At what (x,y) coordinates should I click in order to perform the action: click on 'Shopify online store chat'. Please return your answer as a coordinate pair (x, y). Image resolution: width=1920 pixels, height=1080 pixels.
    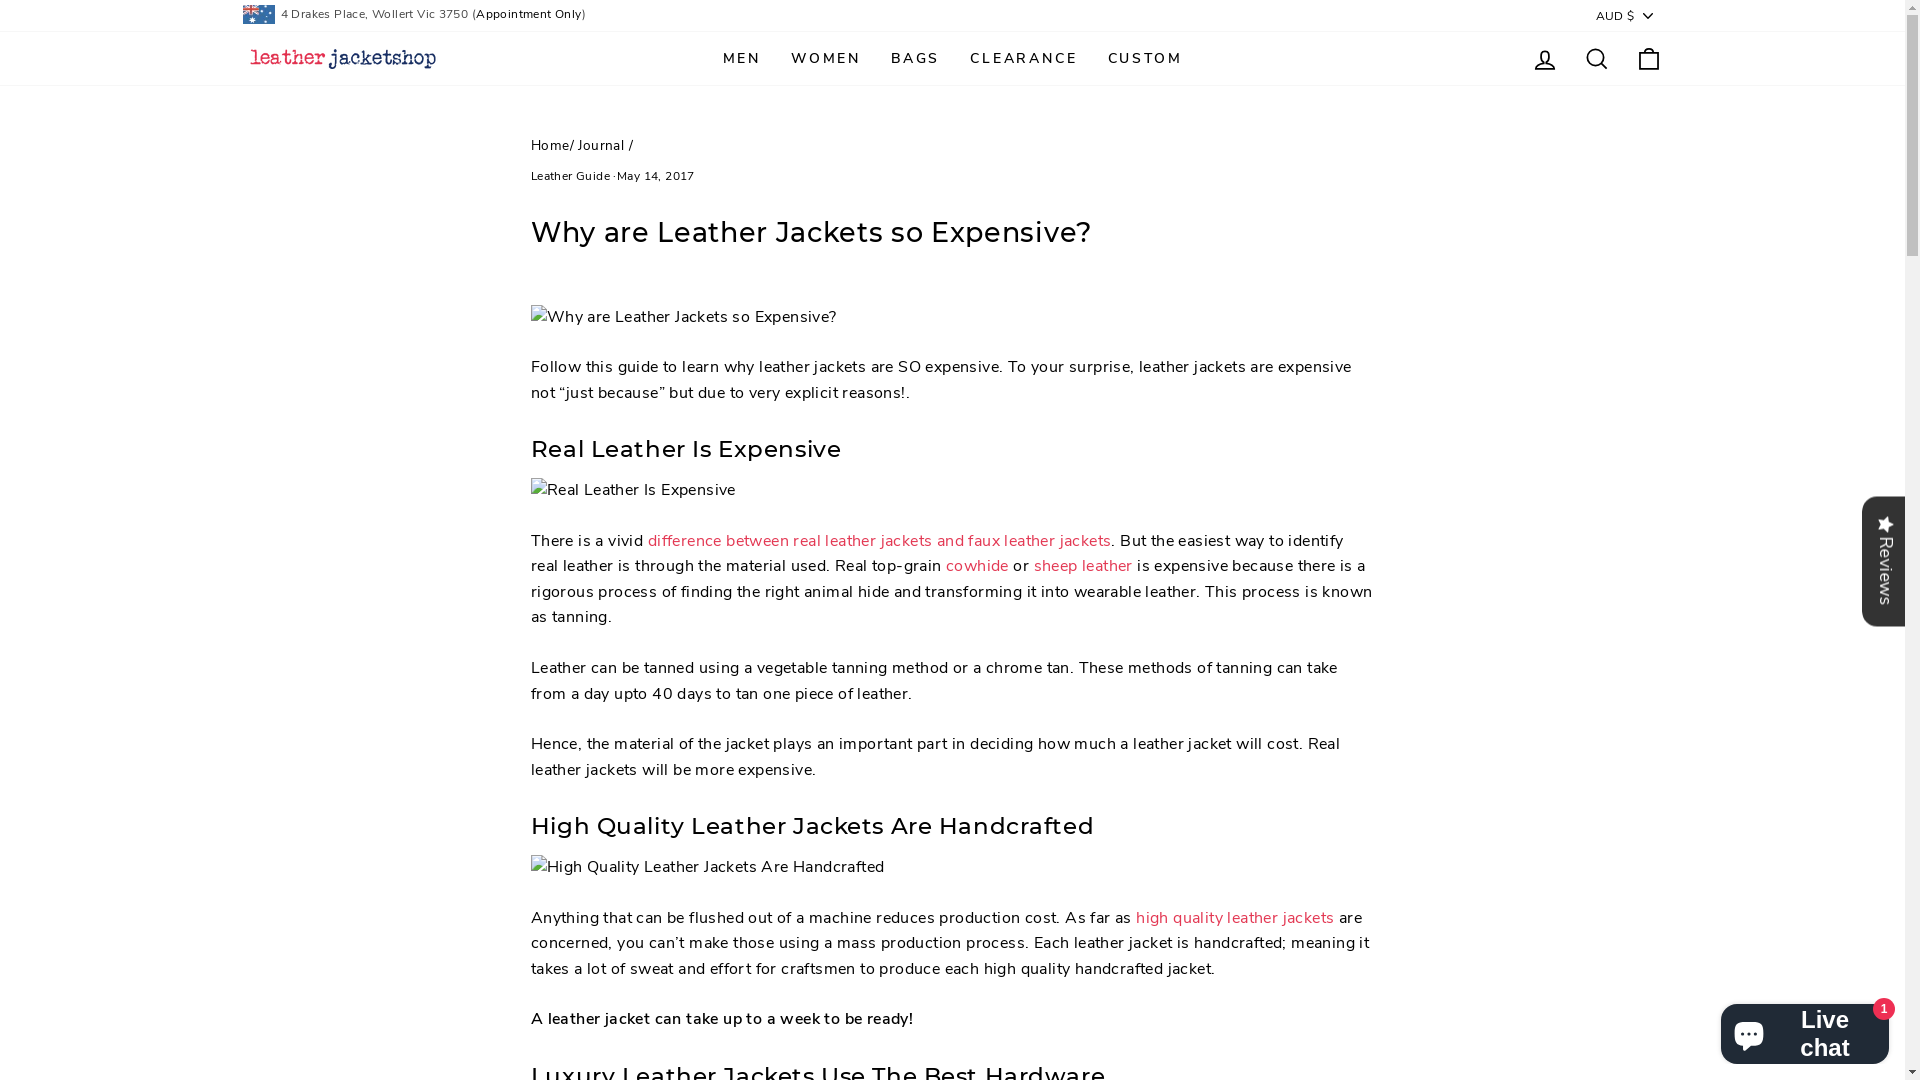
    Looking at the image, I should click on (1804, 1029).